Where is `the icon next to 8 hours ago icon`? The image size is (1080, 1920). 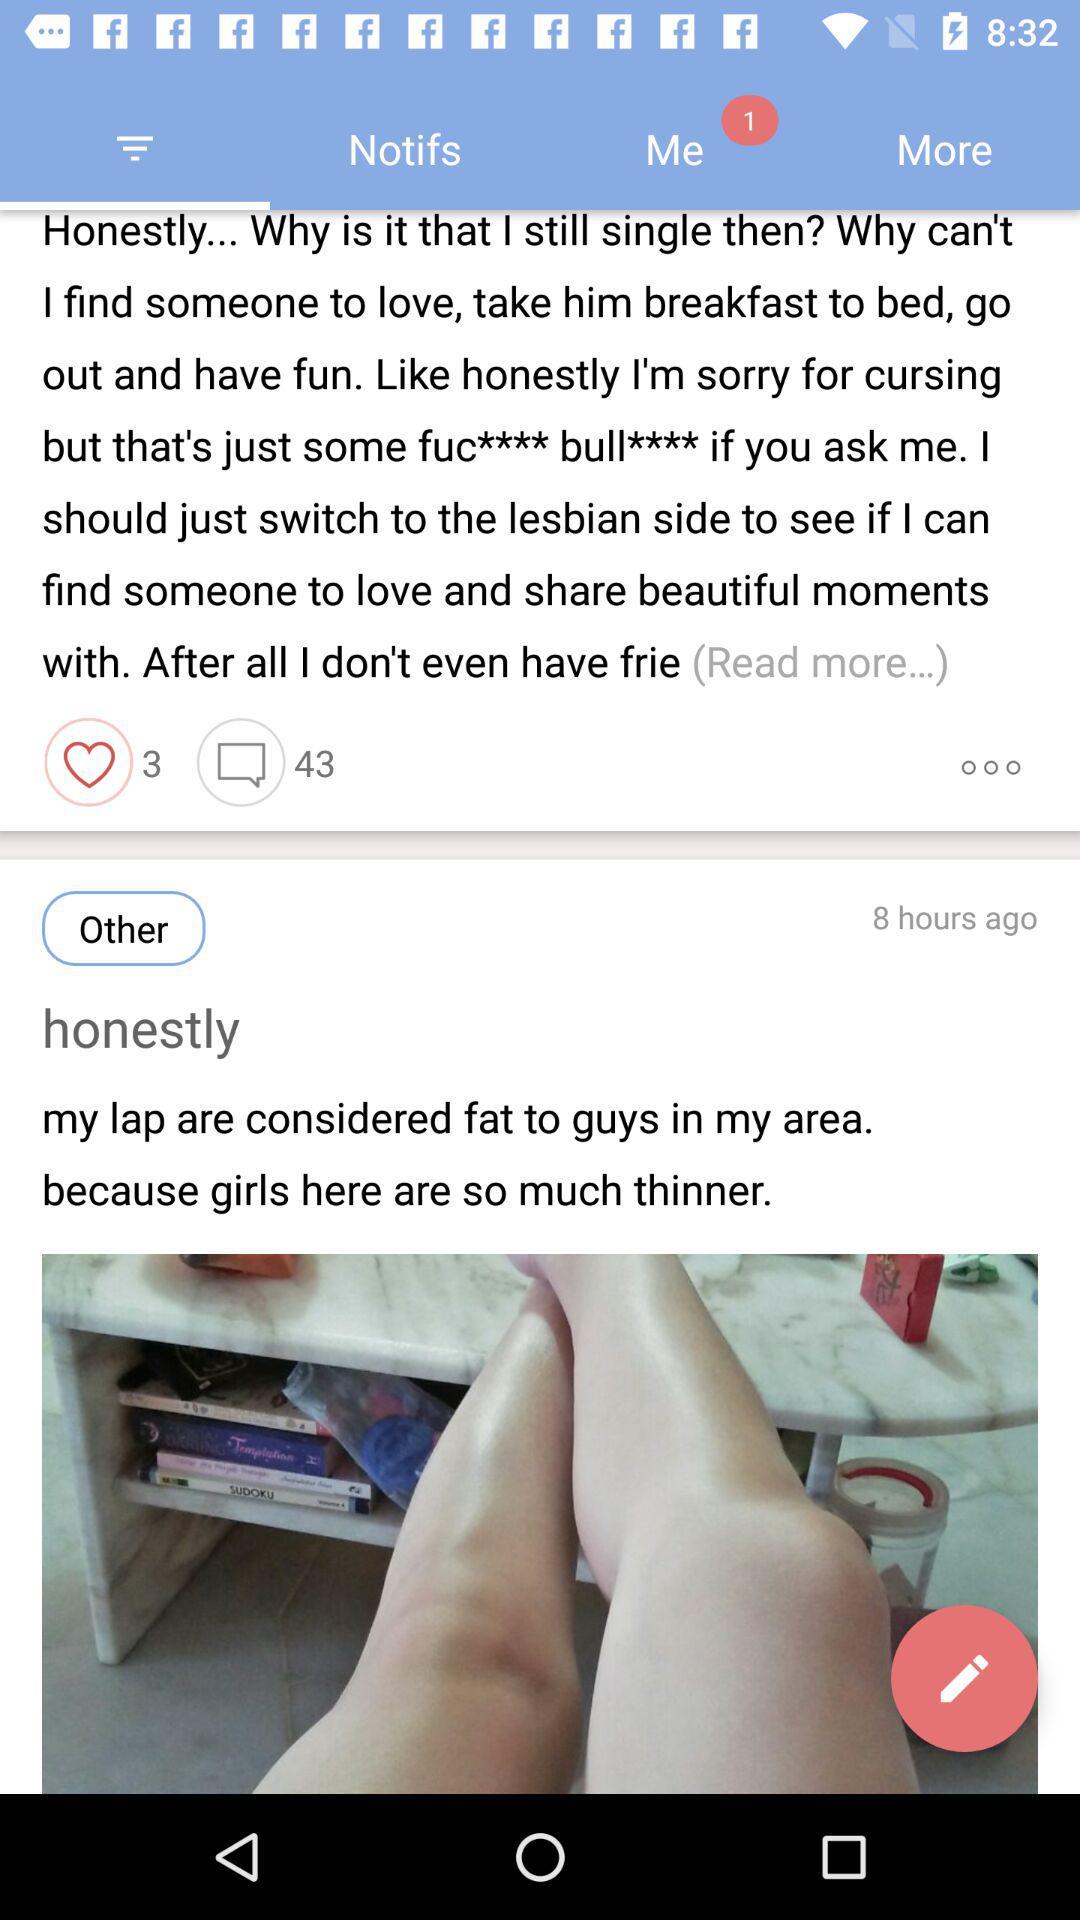
the icon next to 8 hours ago icon is located at coordinates (123, 927).